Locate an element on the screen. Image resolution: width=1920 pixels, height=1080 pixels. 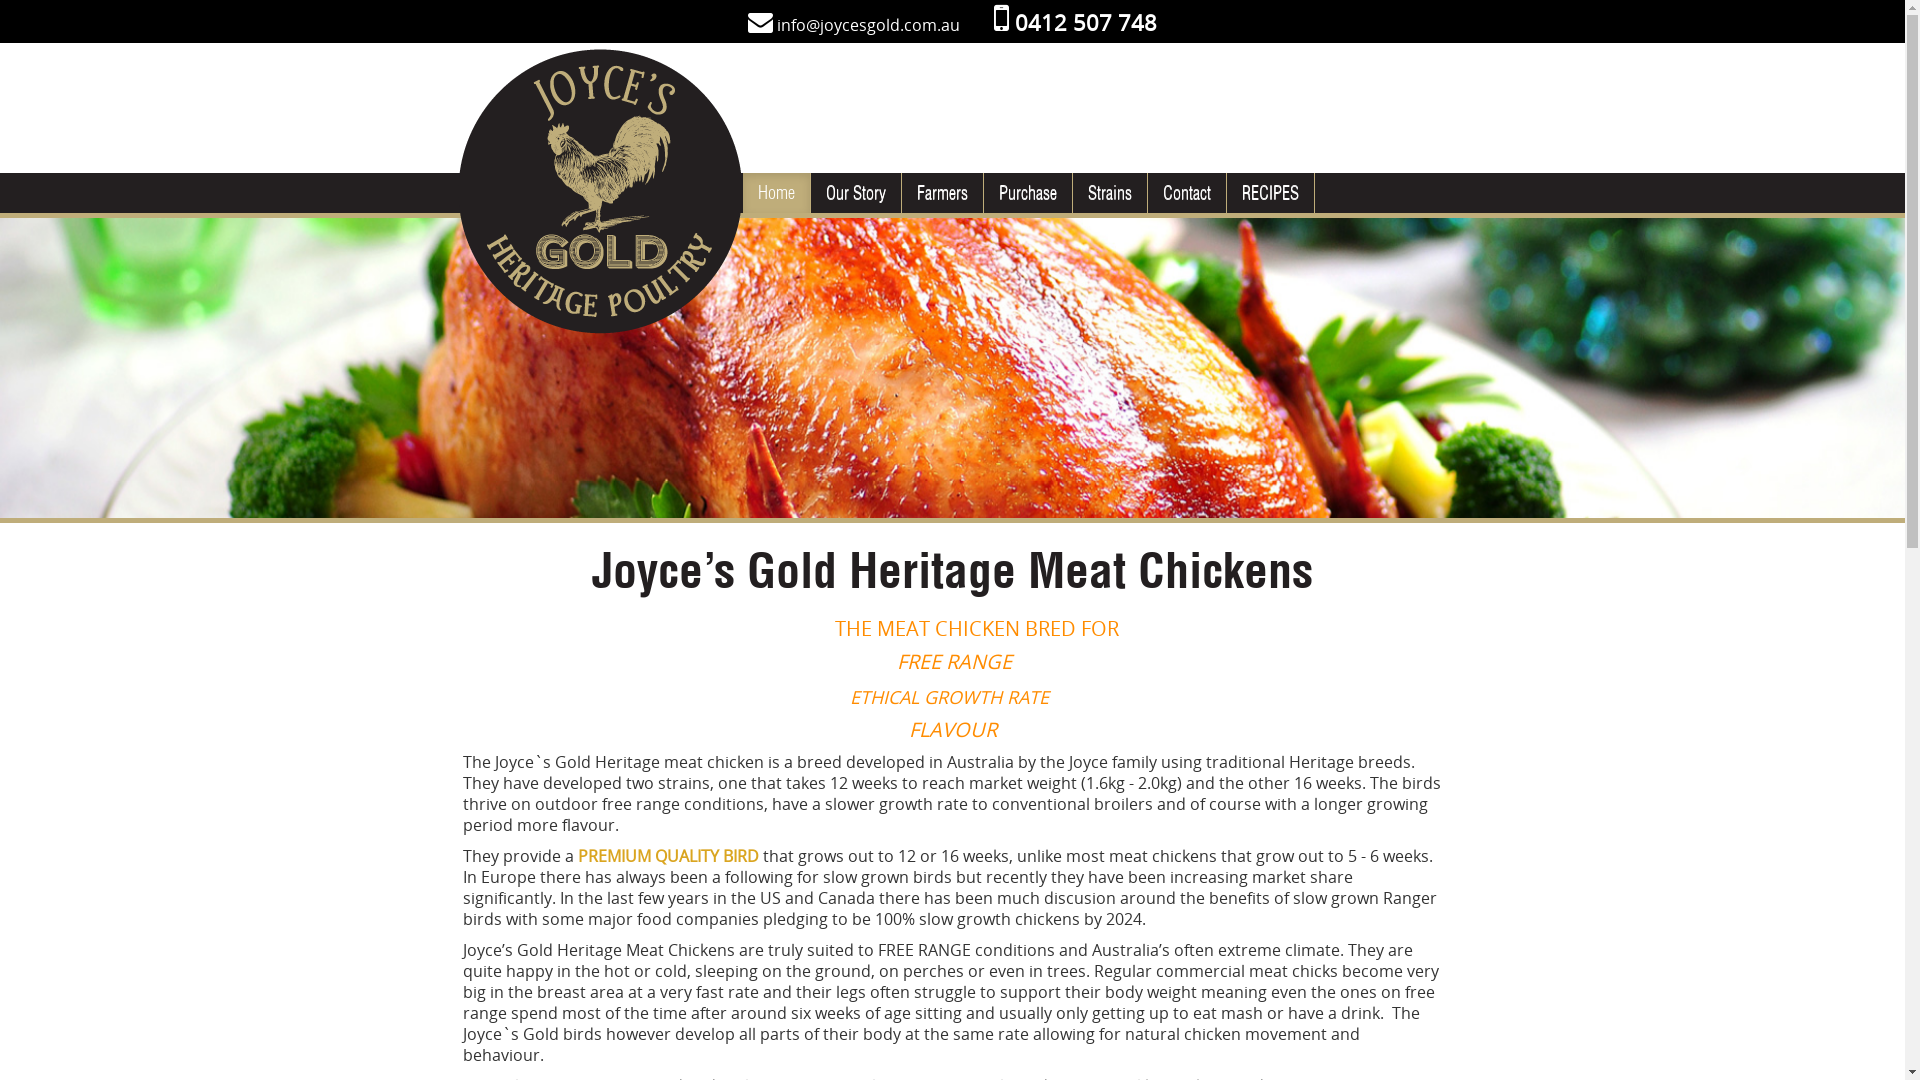
'Farmers' is located at coordinates (941, 192).